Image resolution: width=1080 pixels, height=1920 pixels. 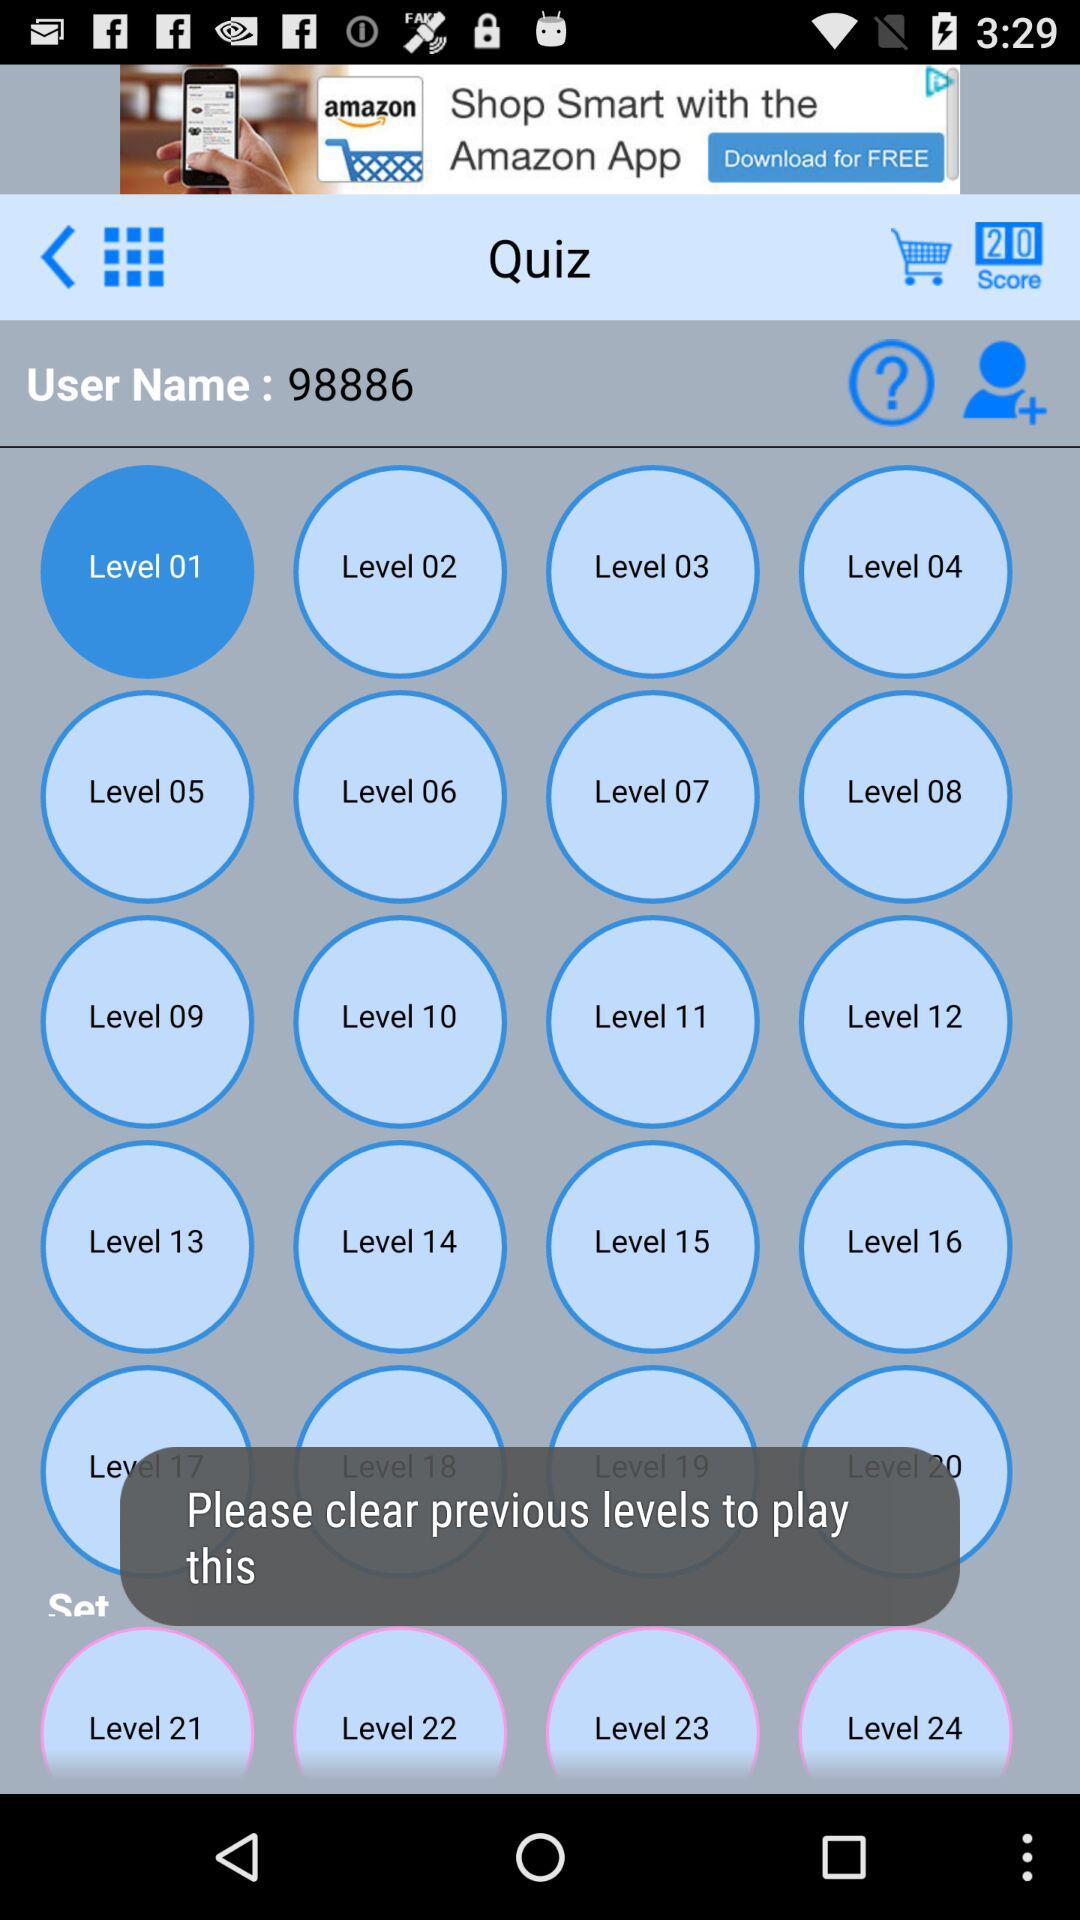 What do you see at coordinates (1004, 408) in the screenshot?
I see `the follow icon` at bounding box center [1004, 408].